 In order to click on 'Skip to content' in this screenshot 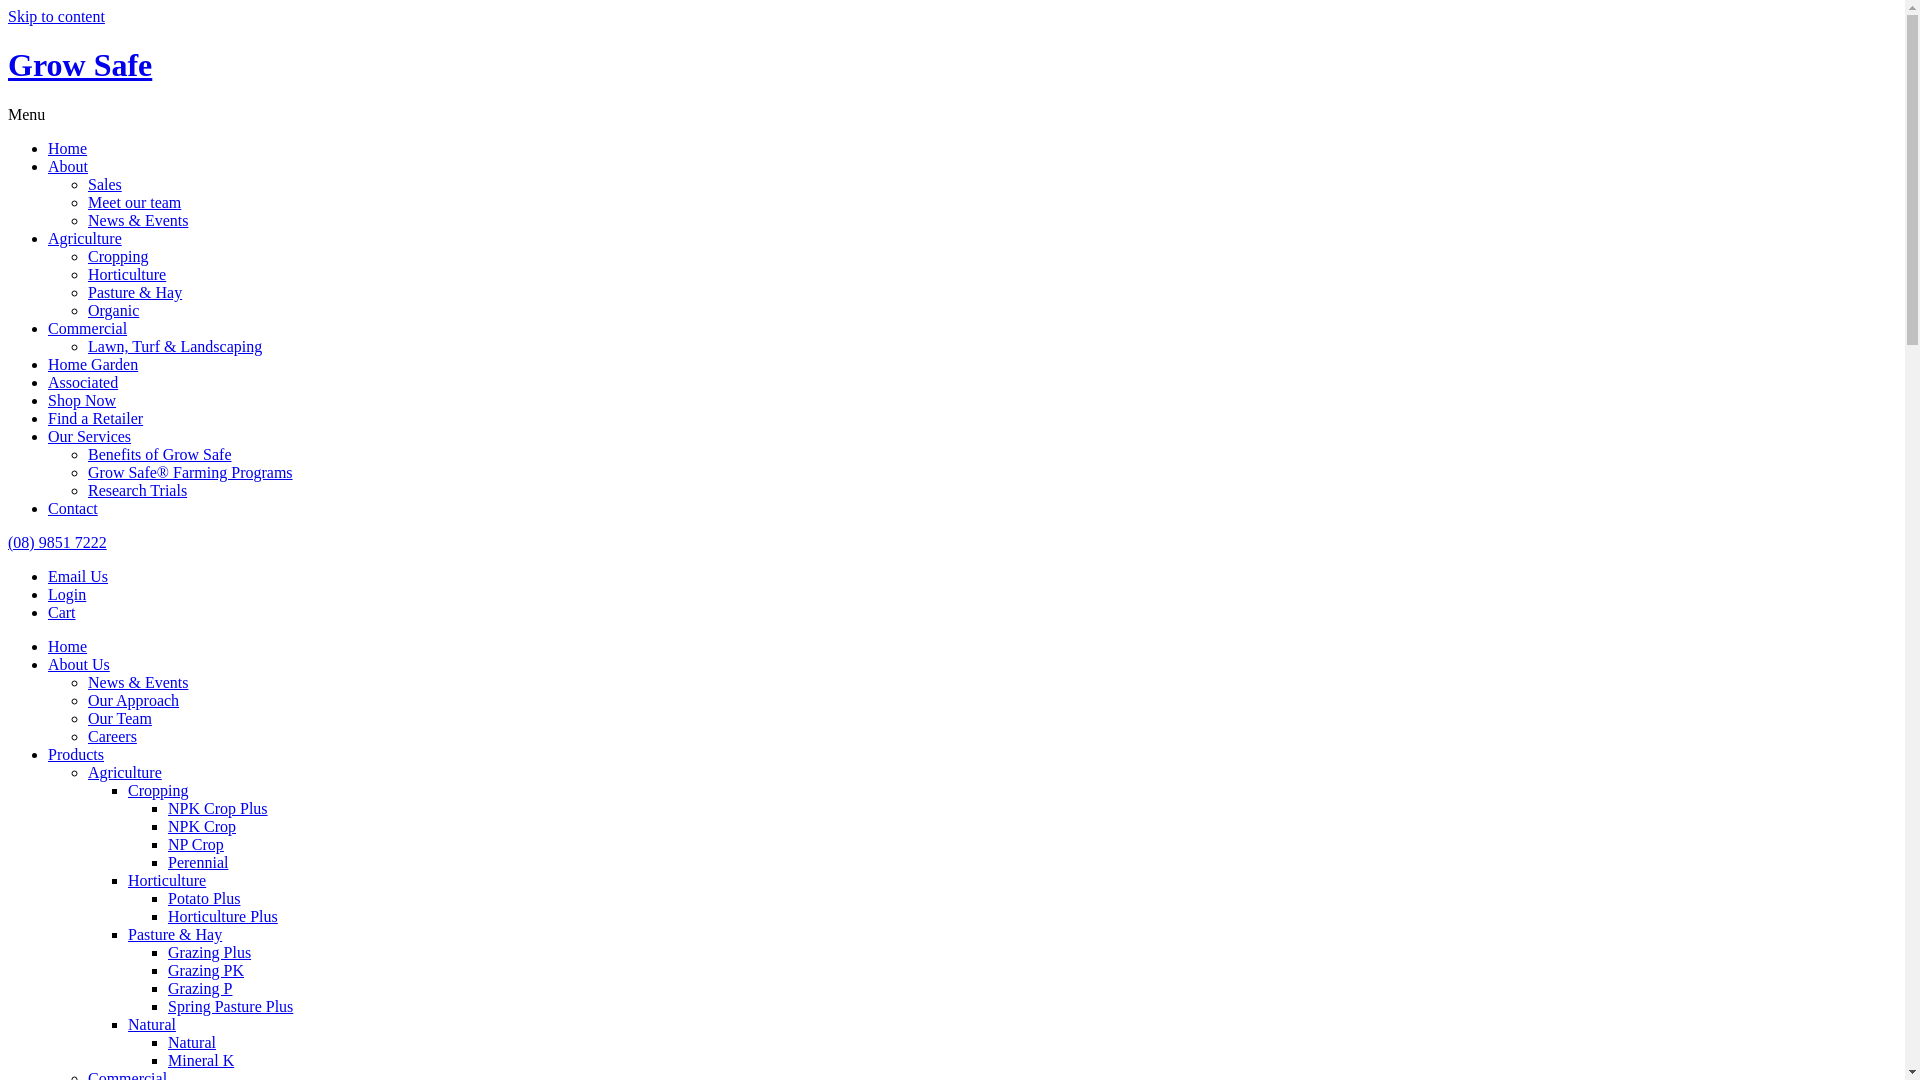, I will do `click(56, 16)`.